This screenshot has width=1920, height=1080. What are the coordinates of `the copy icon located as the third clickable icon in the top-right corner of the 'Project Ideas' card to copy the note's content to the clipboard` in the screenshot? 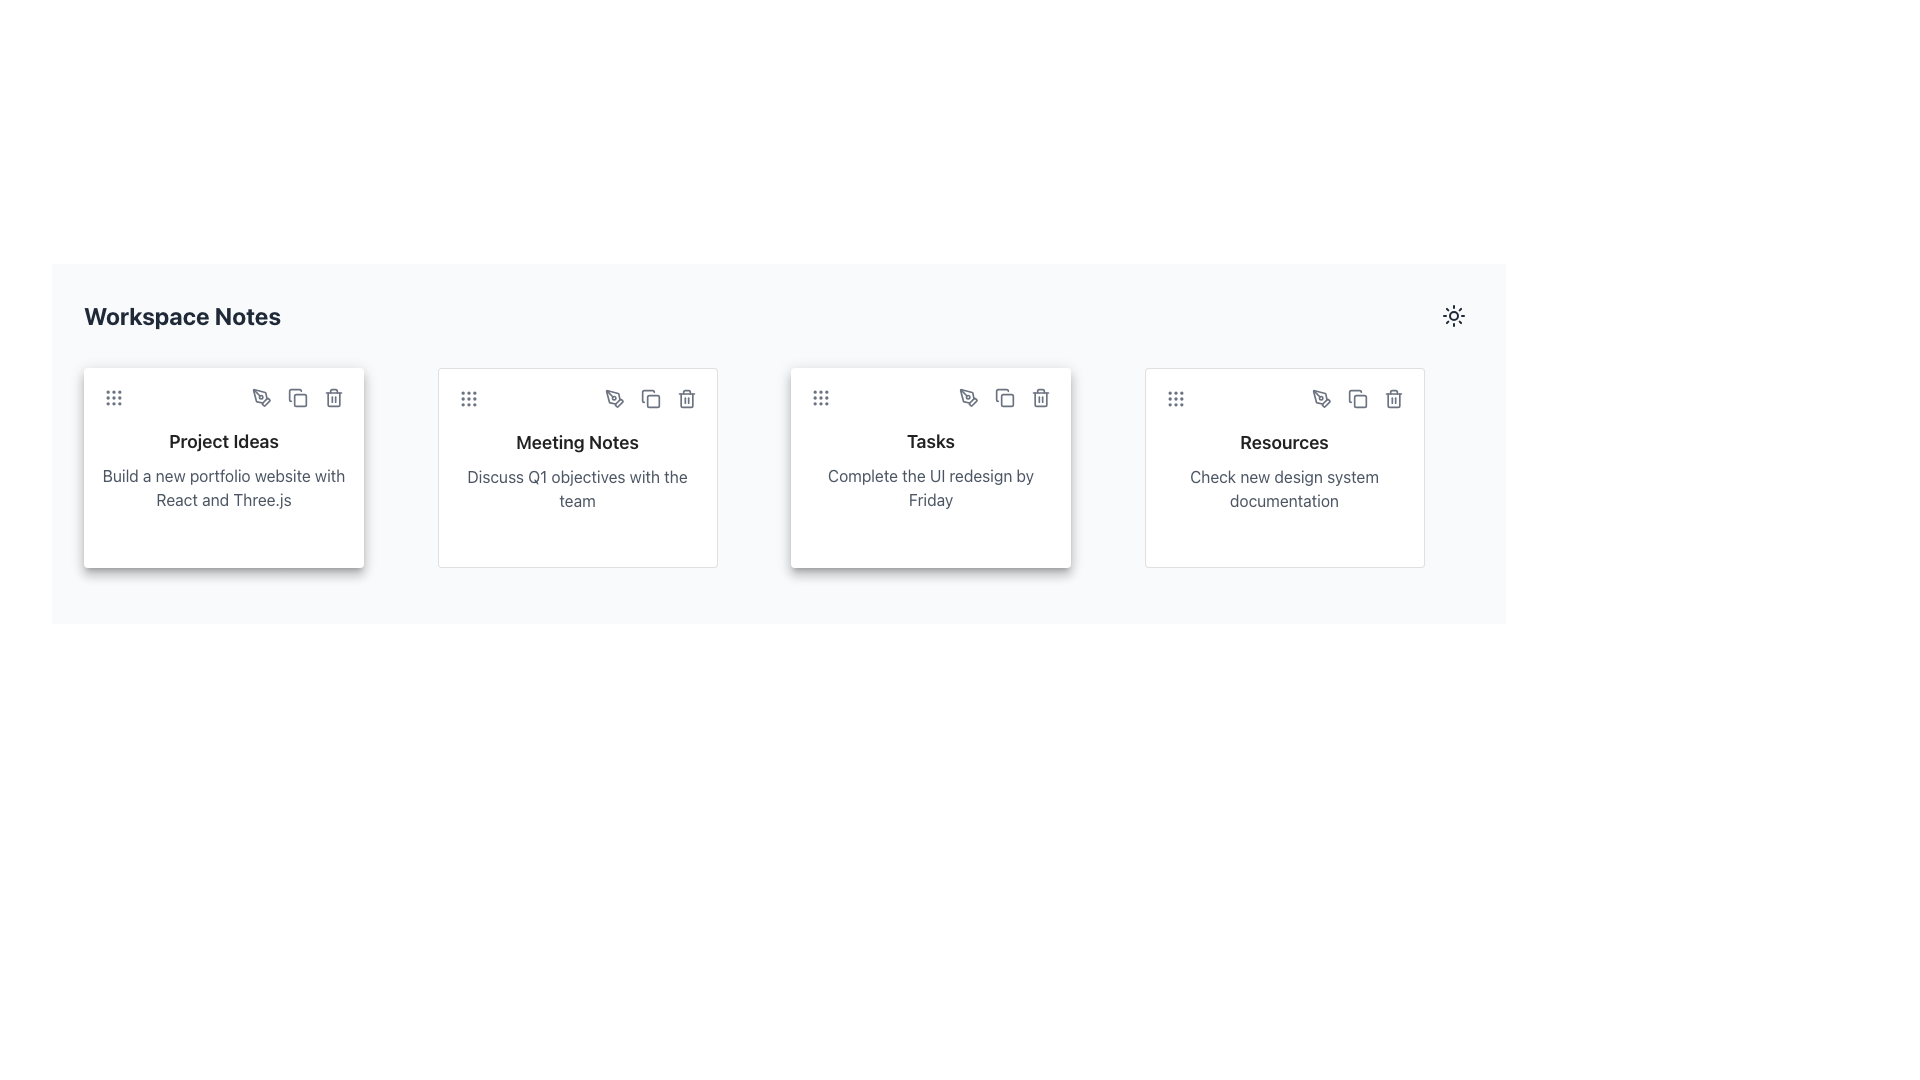 It's located at (296, 397).